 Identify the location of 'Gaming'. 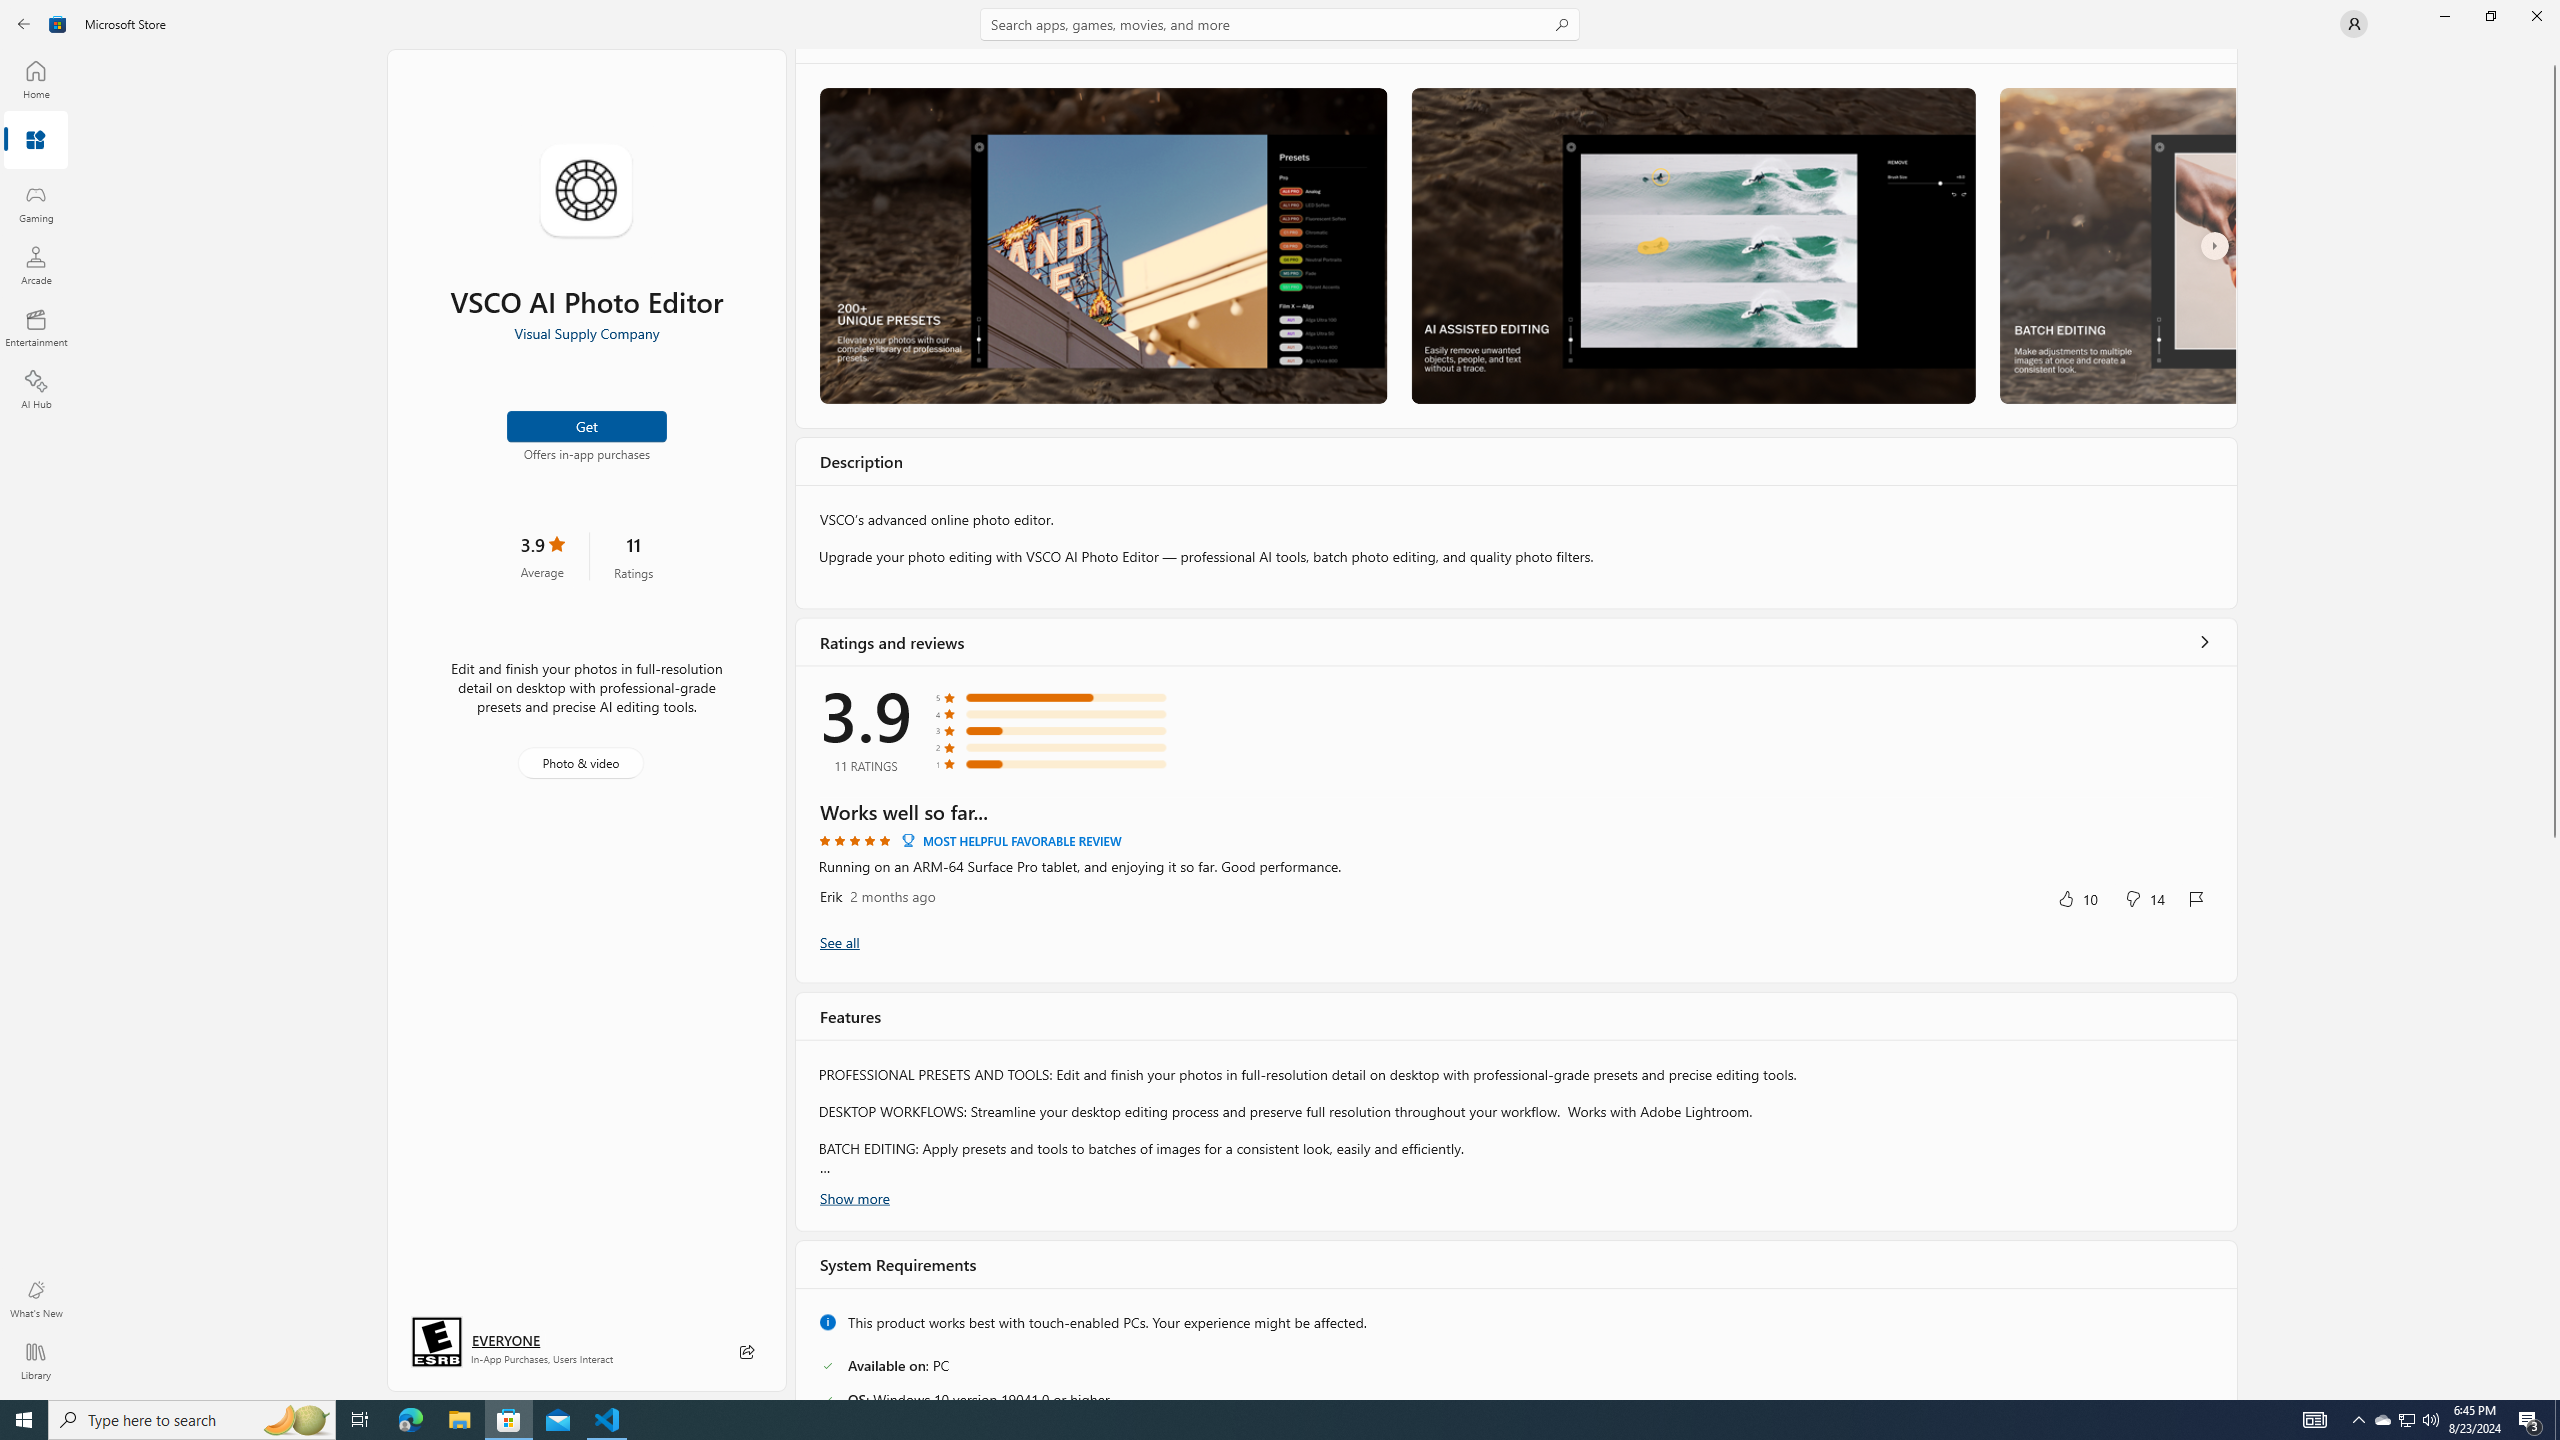
(34, 202).